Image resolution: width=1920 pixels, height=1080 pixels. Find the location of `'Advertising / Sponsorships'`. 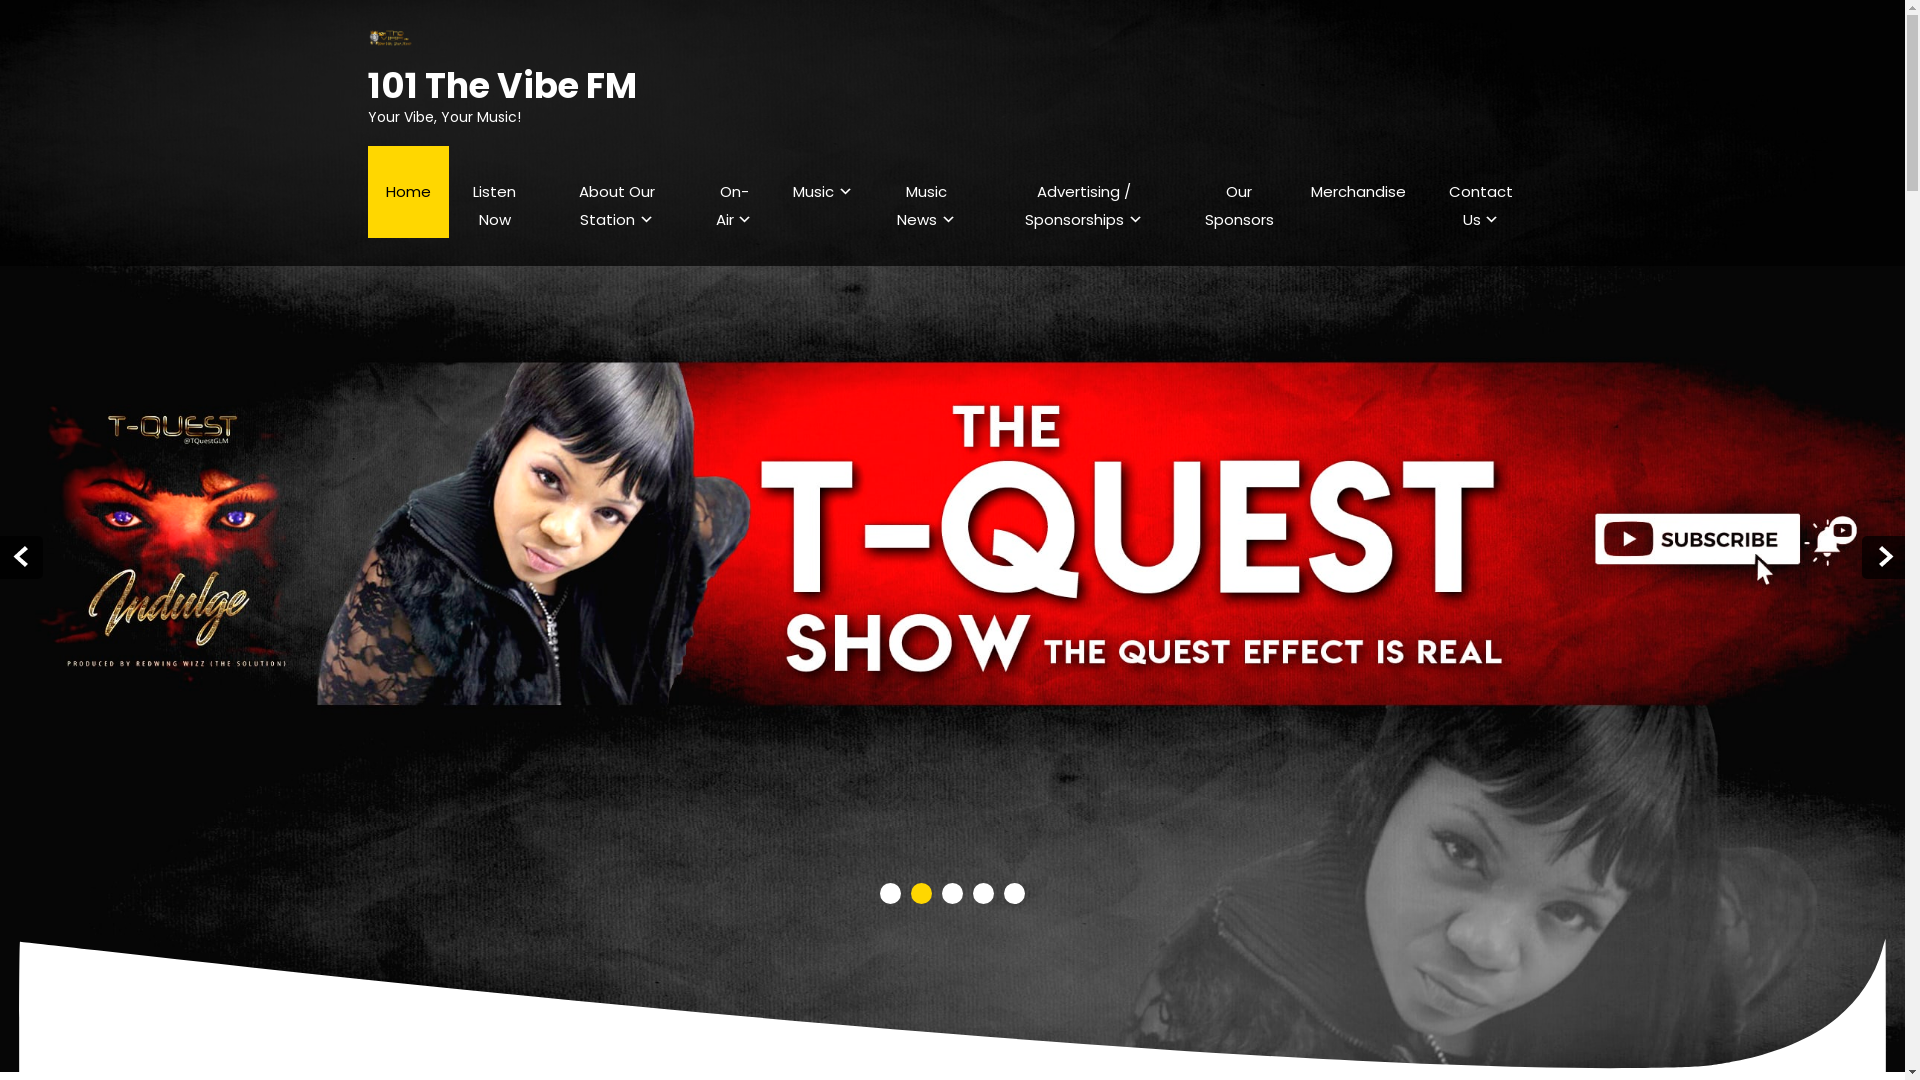

'Advertising / Sponsorships' is located at coordinates (1083, 205).